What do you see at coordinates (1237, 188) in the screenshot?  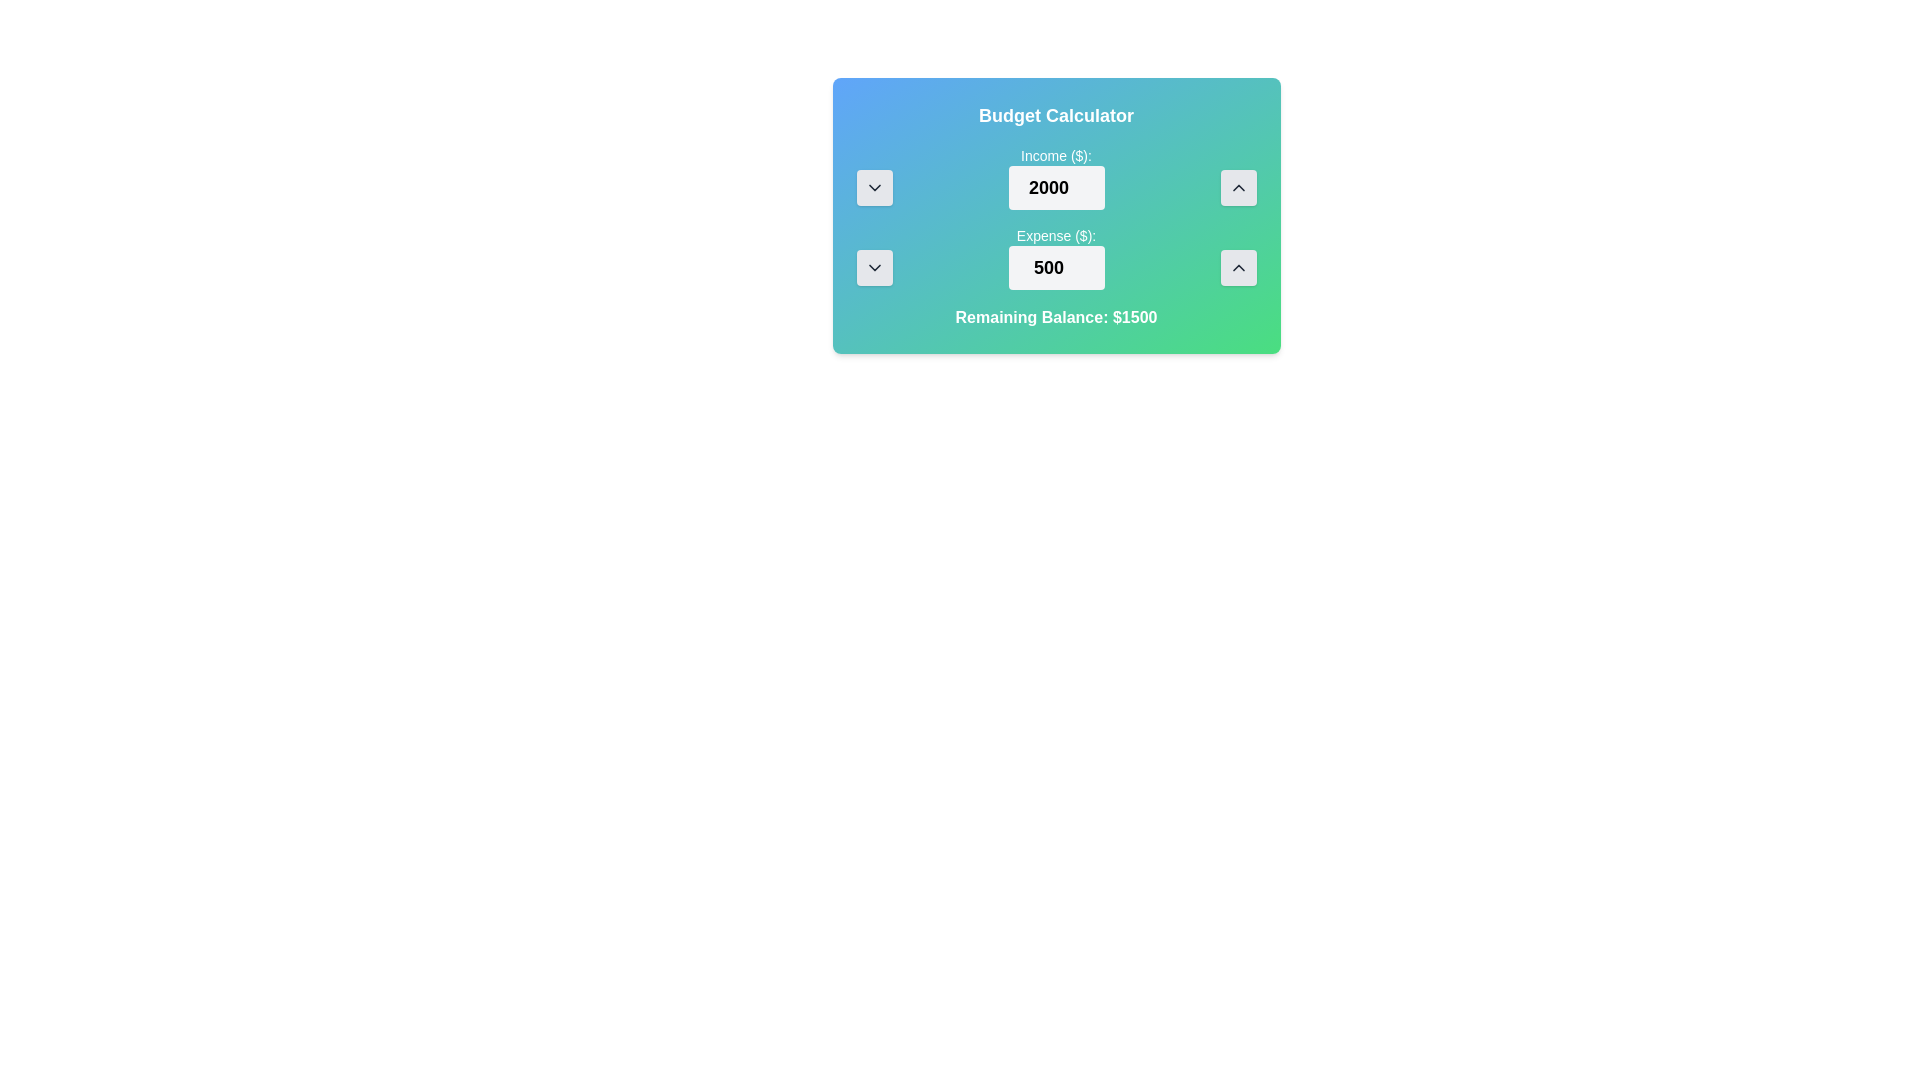 I see `the small rectangular button with rounded corners in the budget calculator interface, located in the top-right corner` at bounding box center [1237, 188].